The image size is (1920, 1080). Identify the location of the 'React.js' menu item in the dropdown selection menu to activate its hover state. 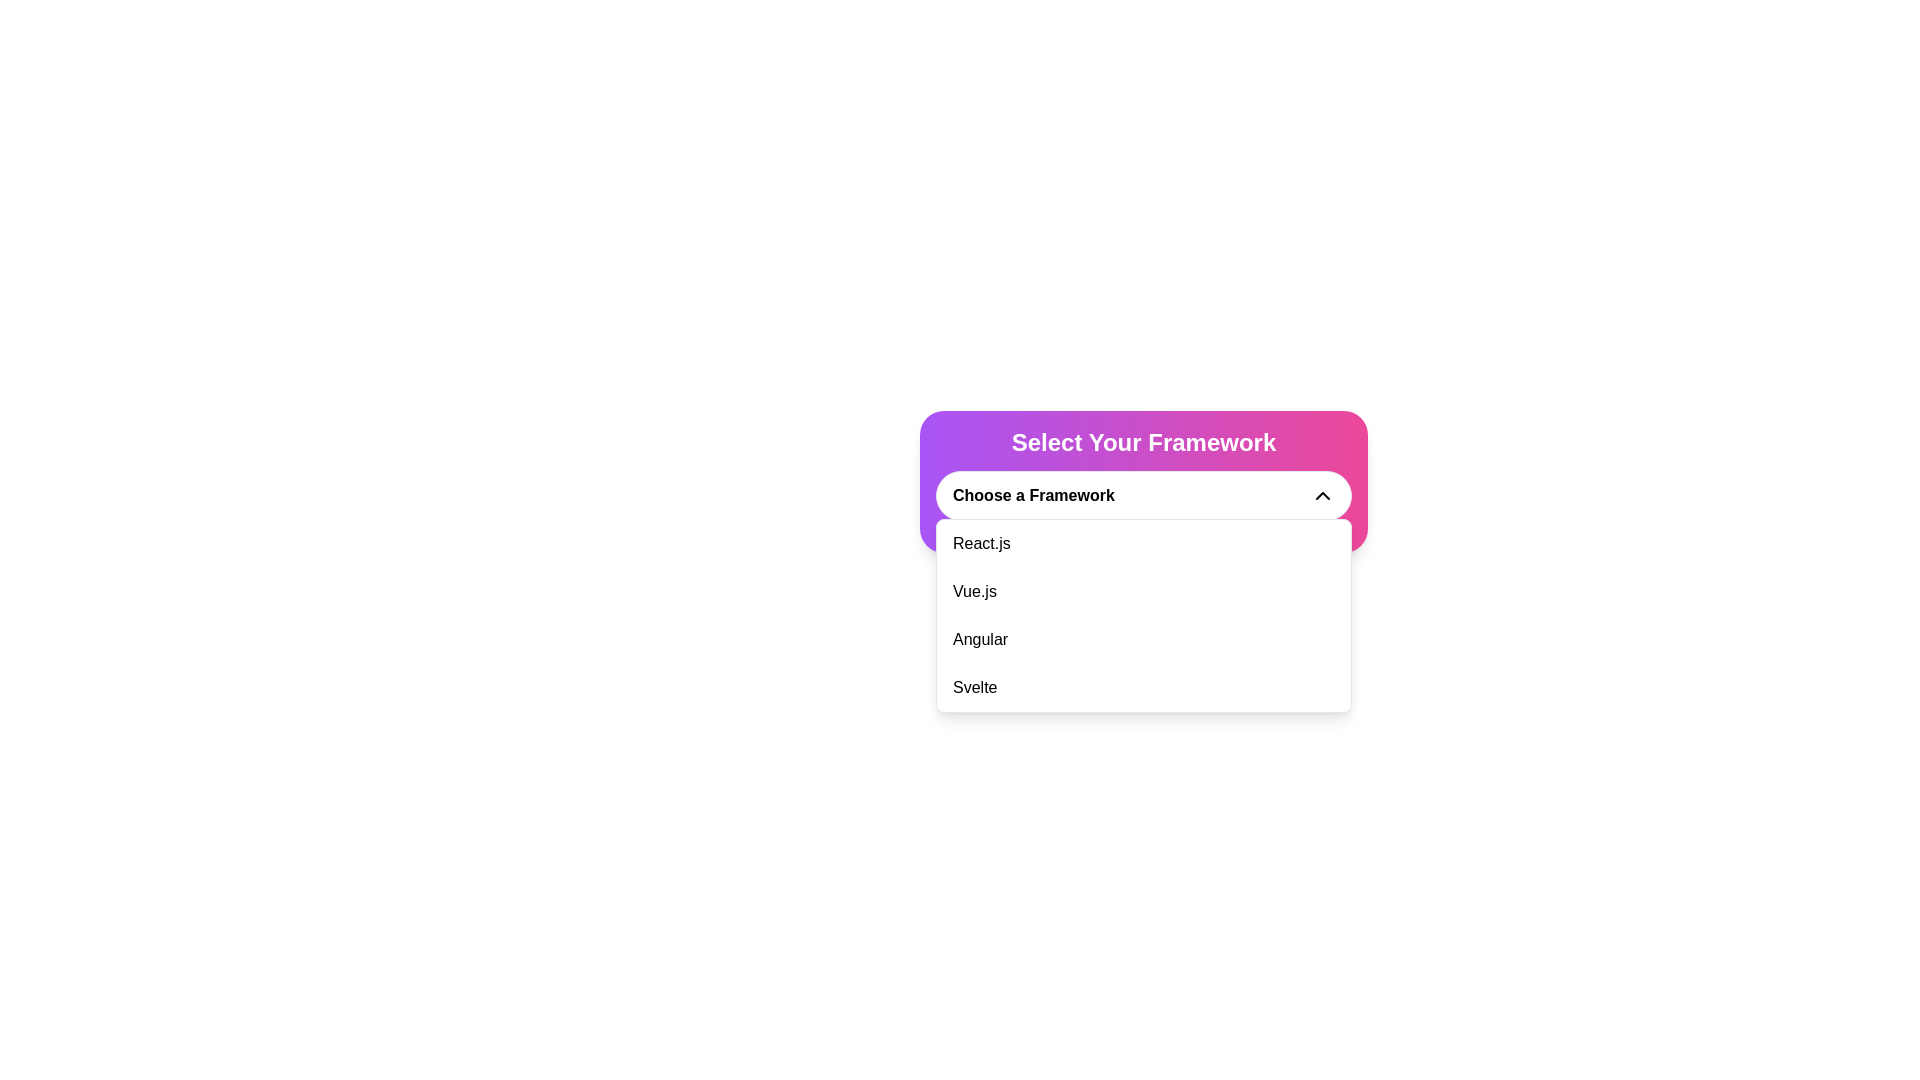
(1143, 543).